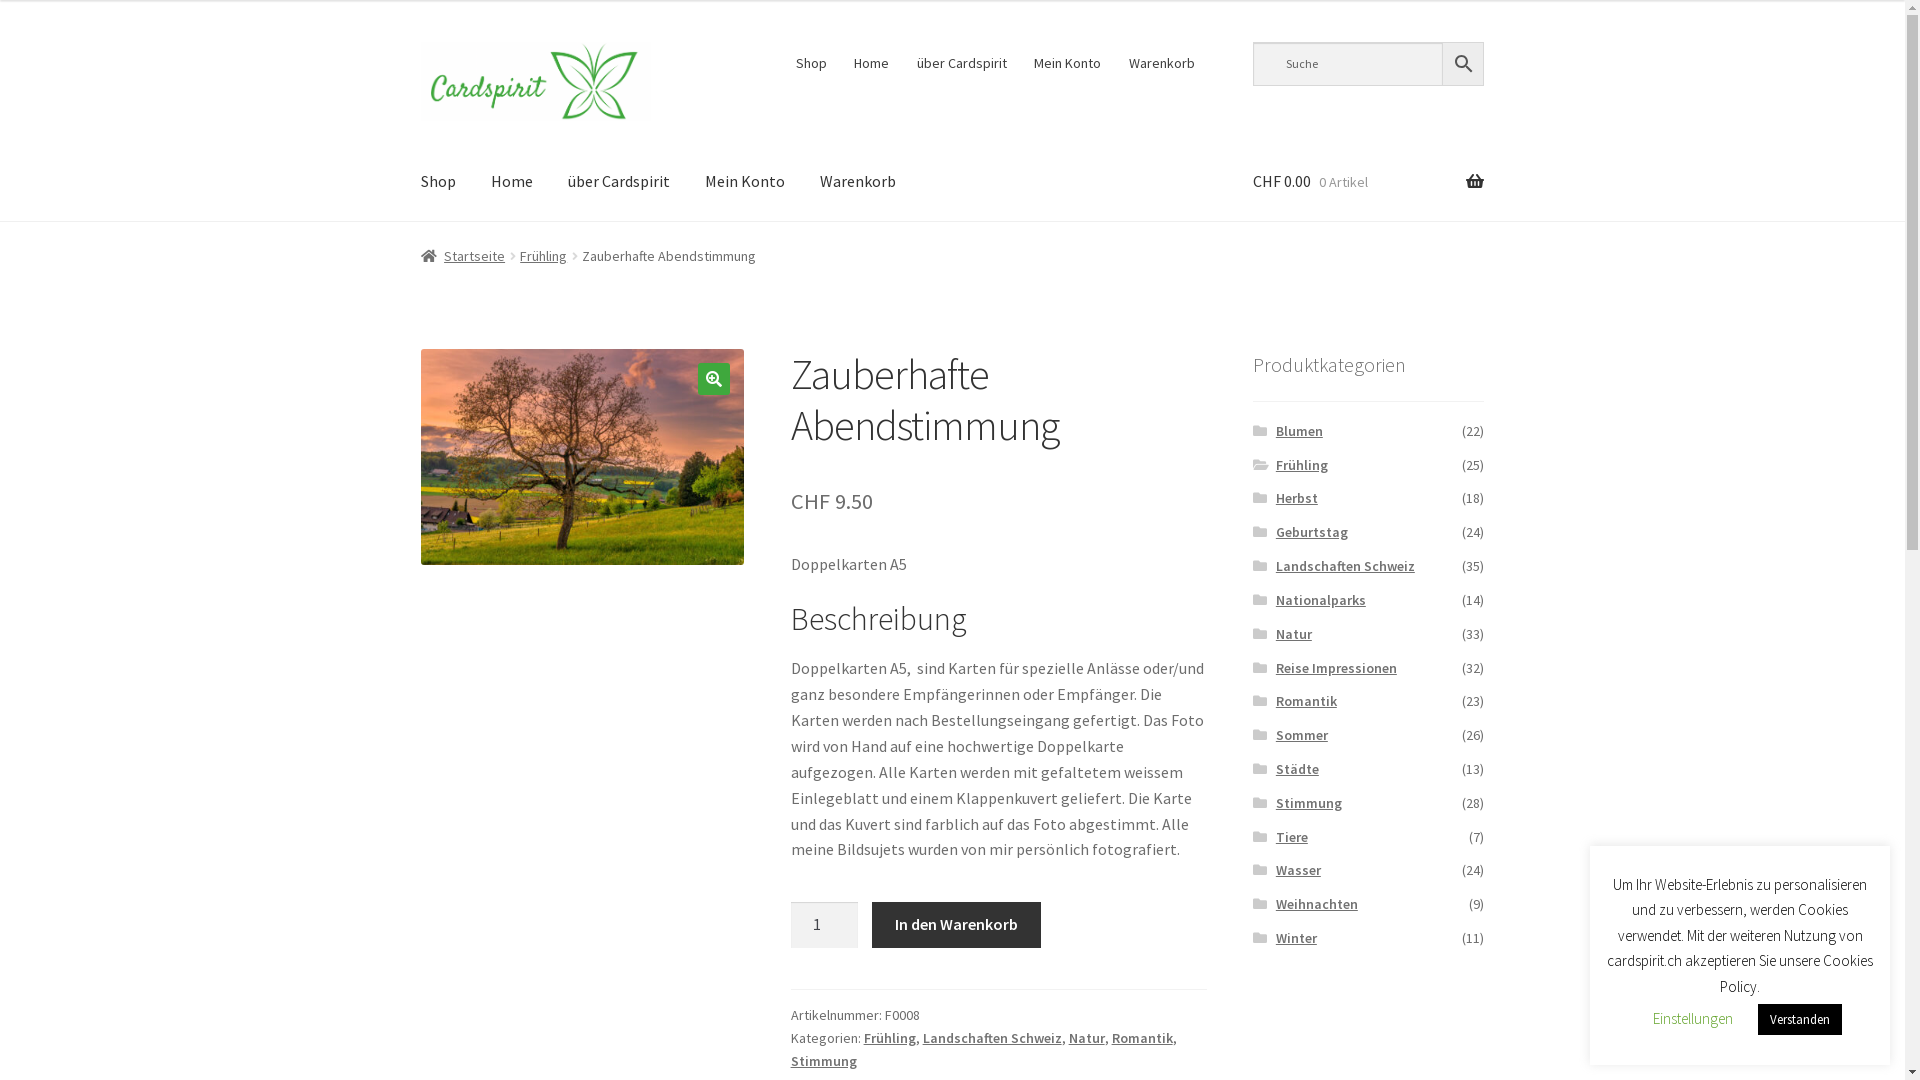 This screenshot has height=1080, width=1920. Describe the element at coordinates (512, 181) in the screenshot. I see `'Home'` at that location.